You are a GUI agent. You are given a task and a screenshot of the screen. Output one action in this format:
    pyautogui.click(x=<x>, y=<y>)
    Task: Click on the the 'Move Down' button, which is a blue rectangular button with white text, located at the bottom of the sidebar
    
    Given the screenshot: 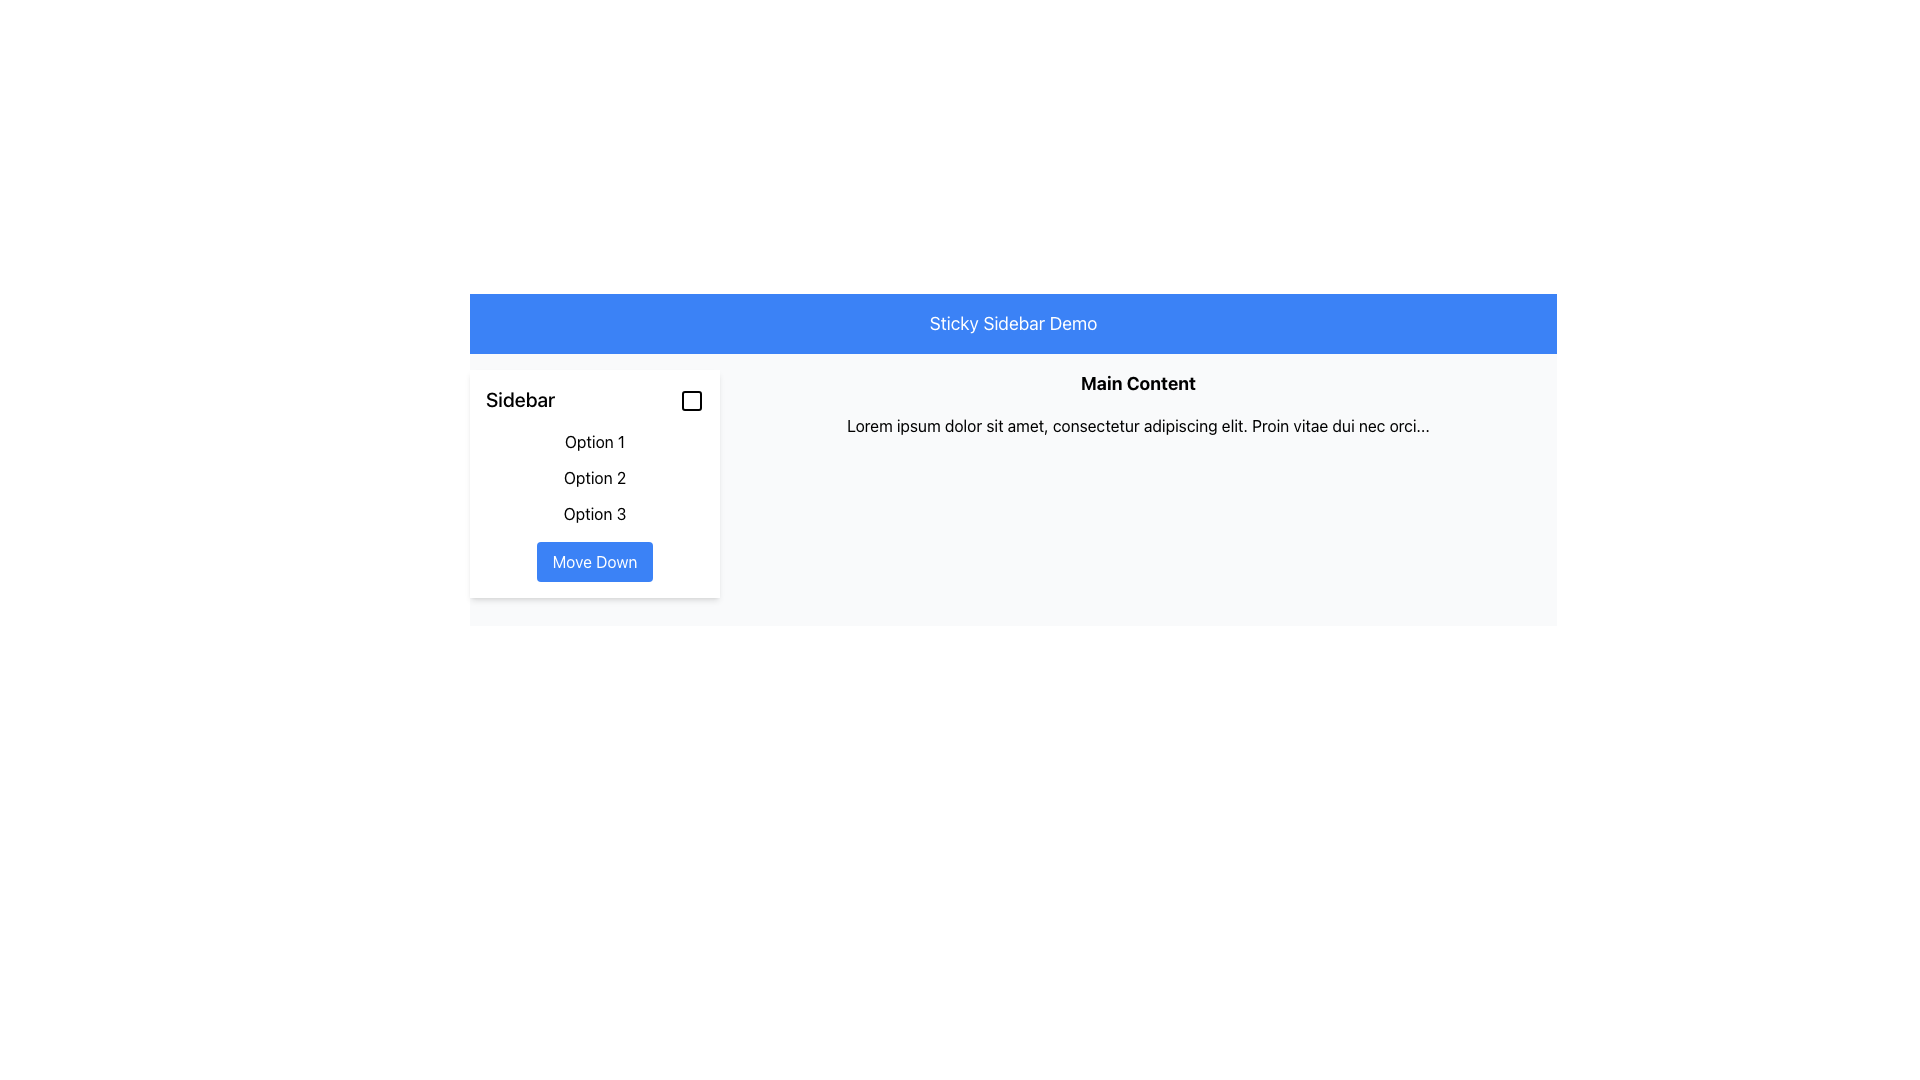 What is the action you would take?
    pyautogui.click(x=594, y=562)
    